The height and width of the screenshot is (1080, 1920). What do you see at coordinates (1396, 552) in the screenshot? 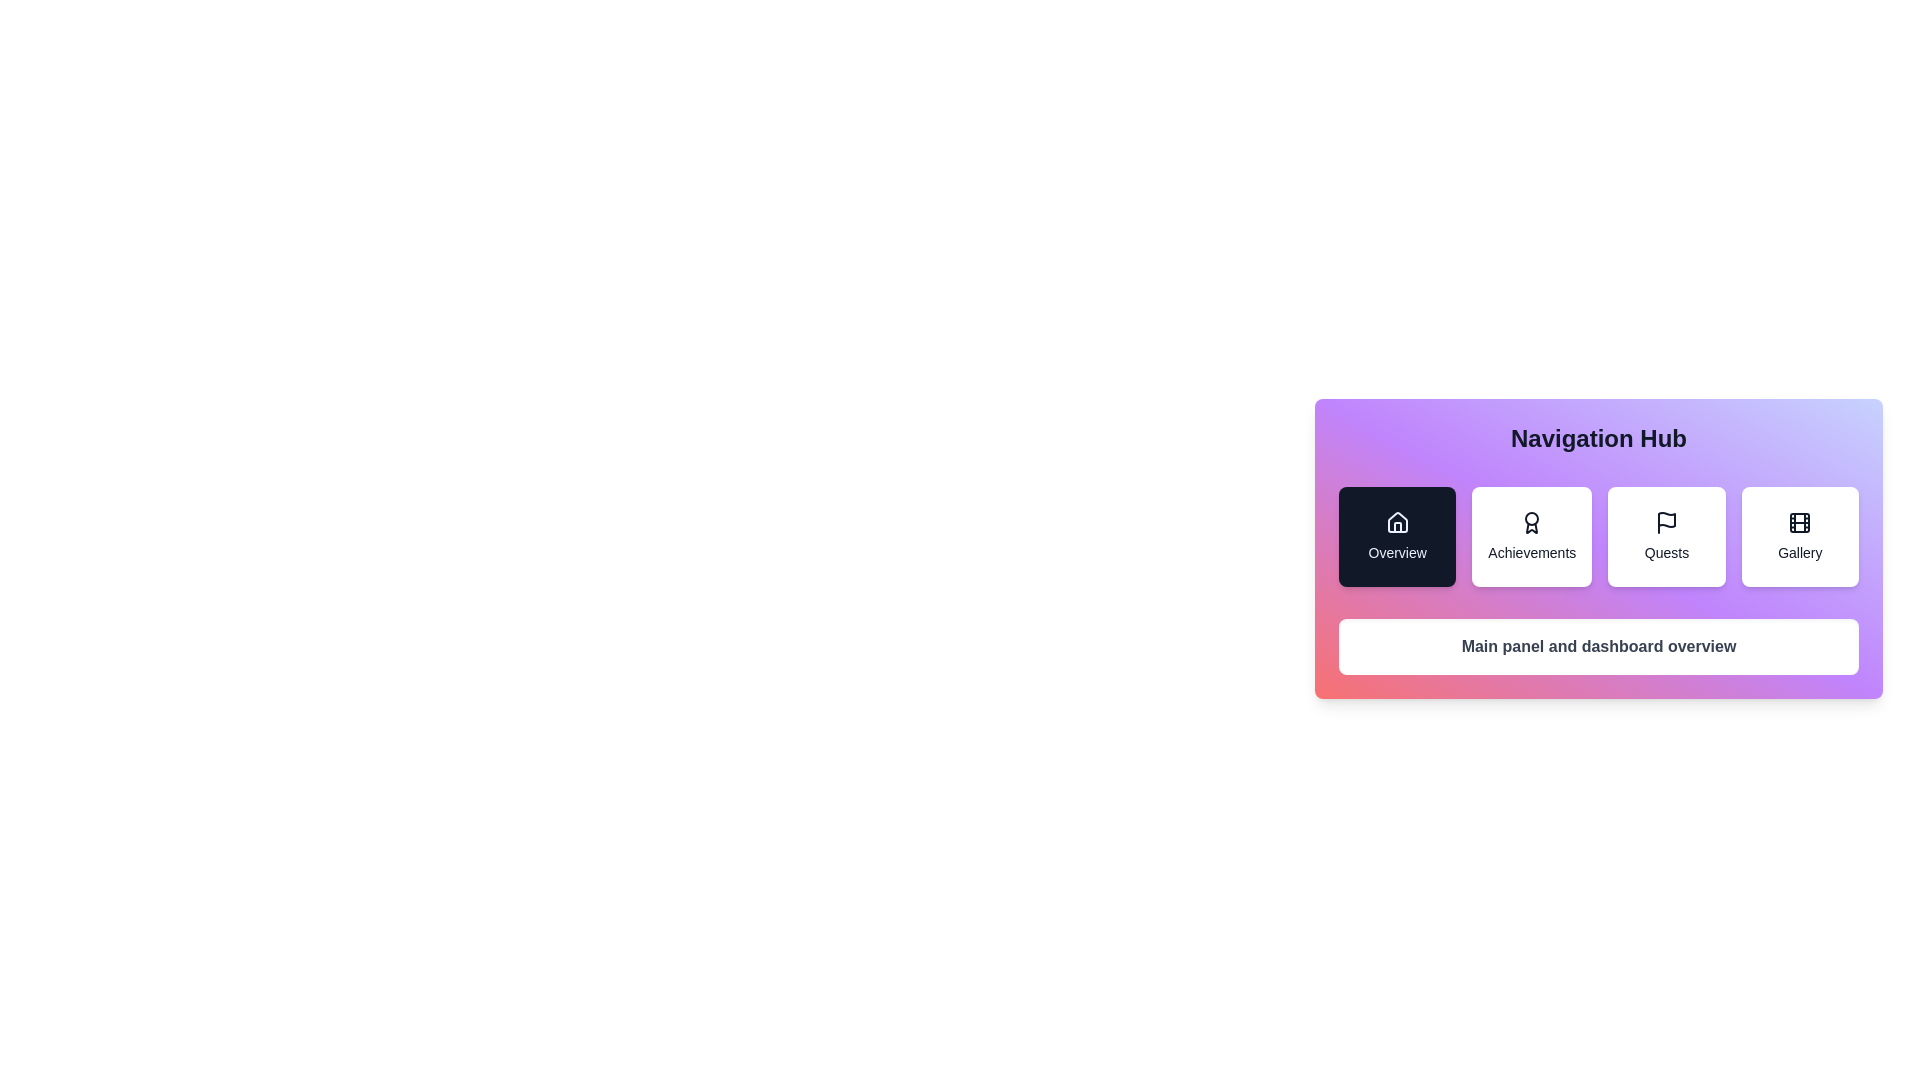
I see `the prominently displayed static text label that reads 'Overview', located below the house icon in the upper left section of the navigation area` at bounding box center [1396, 552].